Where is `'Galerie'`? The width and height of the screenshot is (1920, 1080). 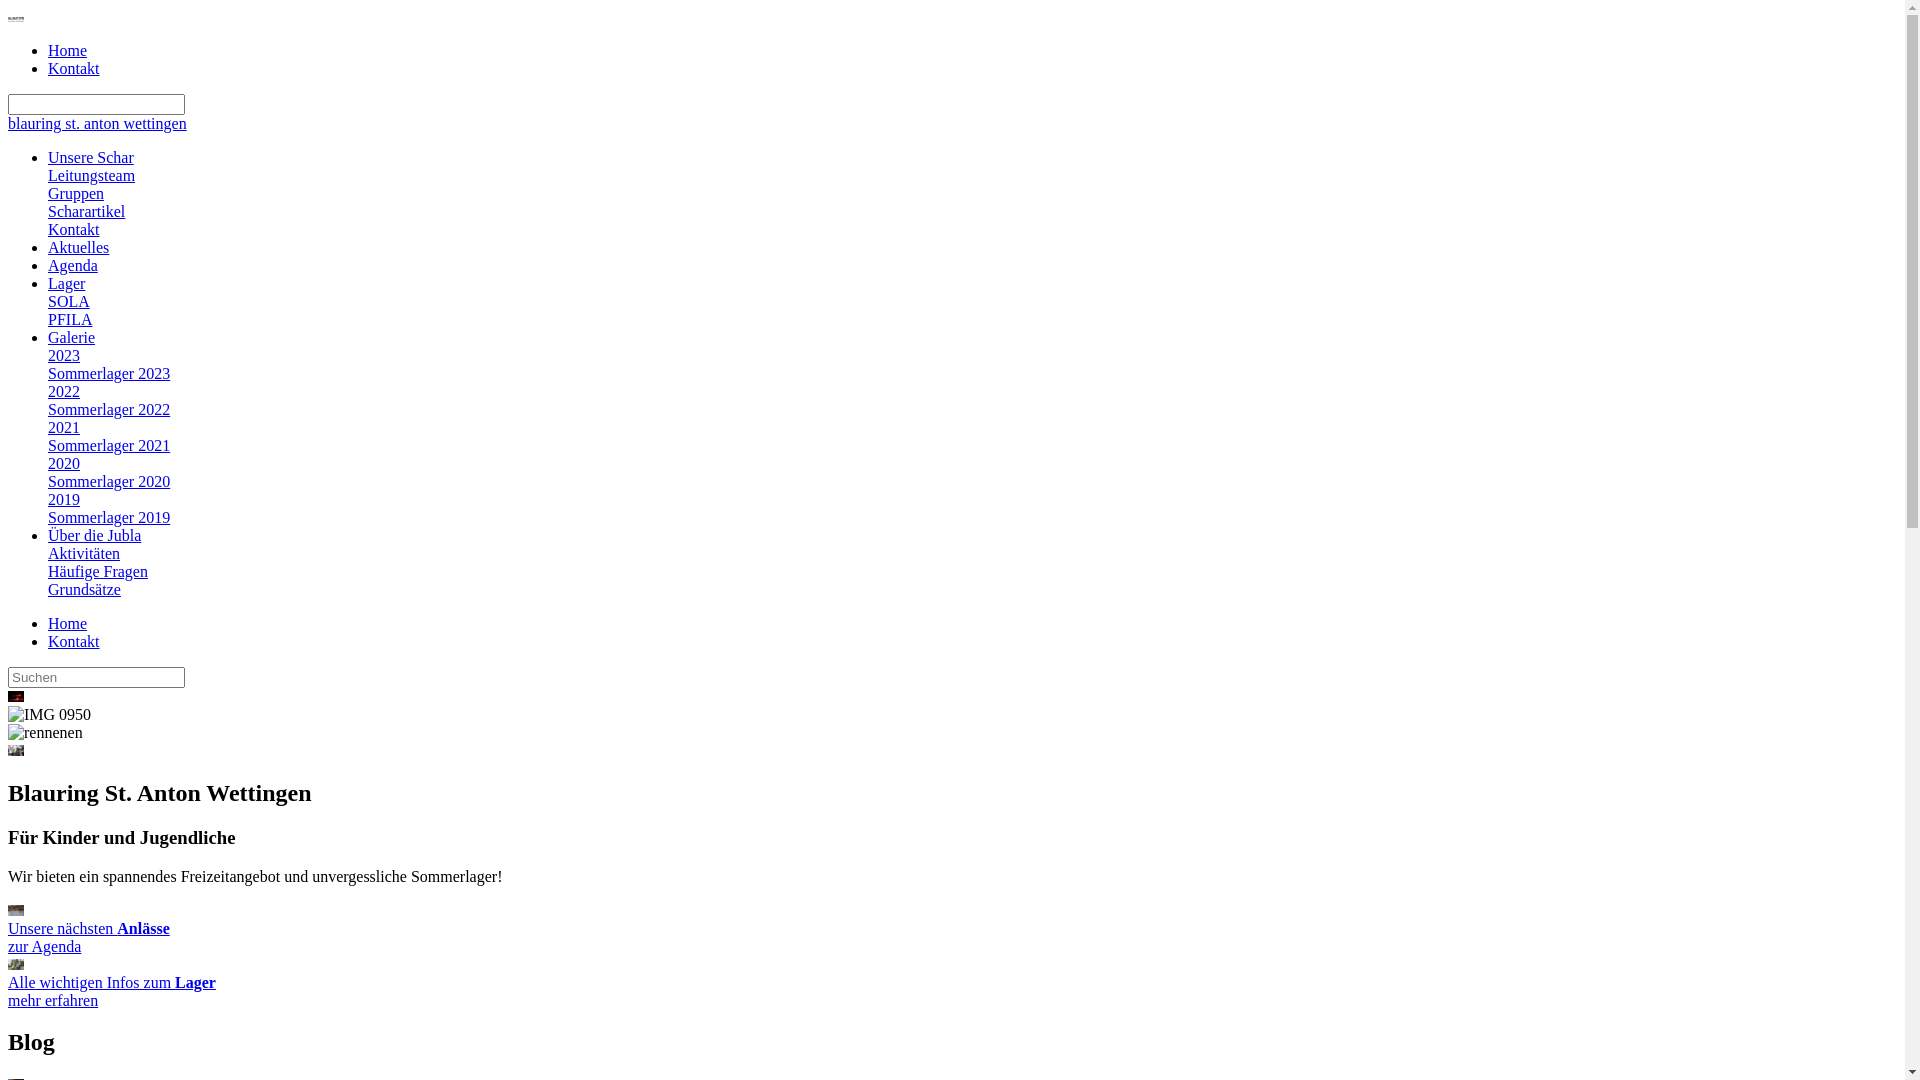
'Galerie' is located at coordinates (71, 336).